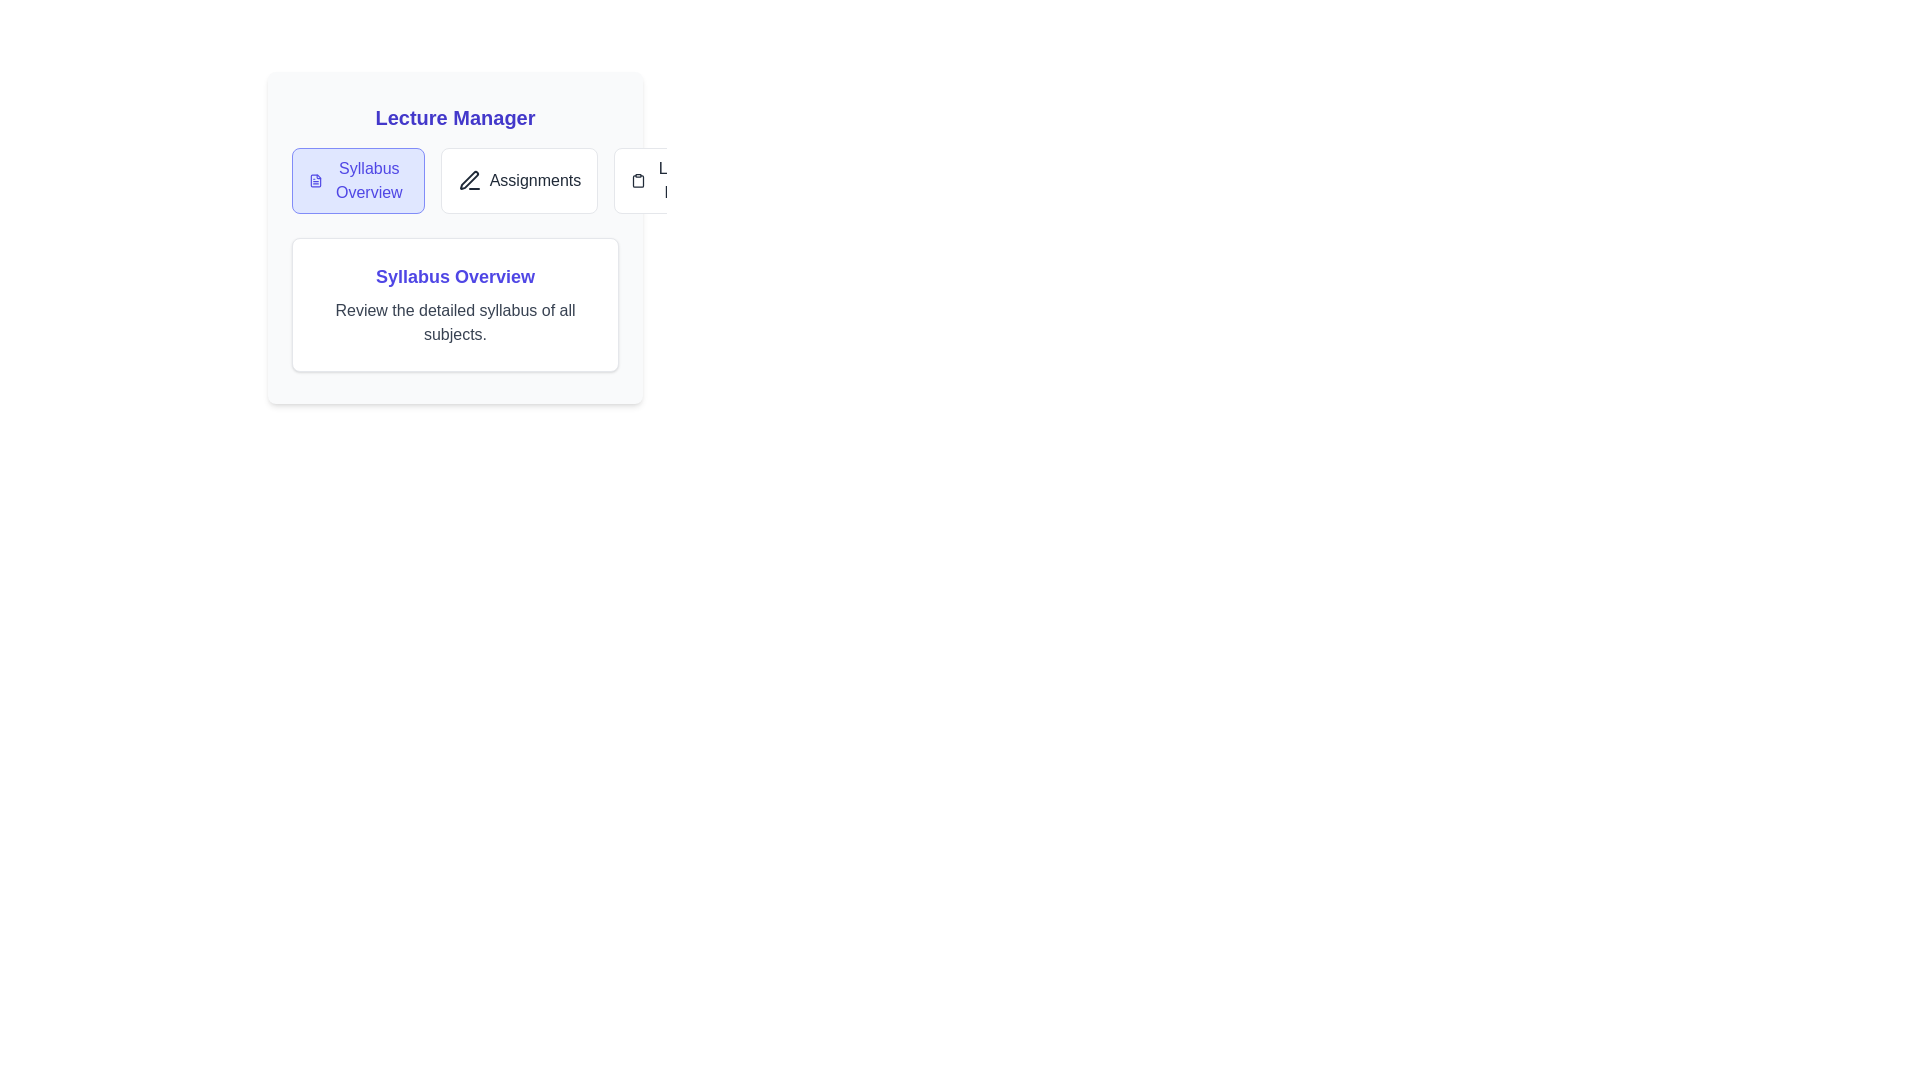  Describe the element at coordinates (454, 118) in the screenshot. I see `the 'Lecture Manager' text label, which is a bold and large indigo header positioned at the top of its section` at that location.